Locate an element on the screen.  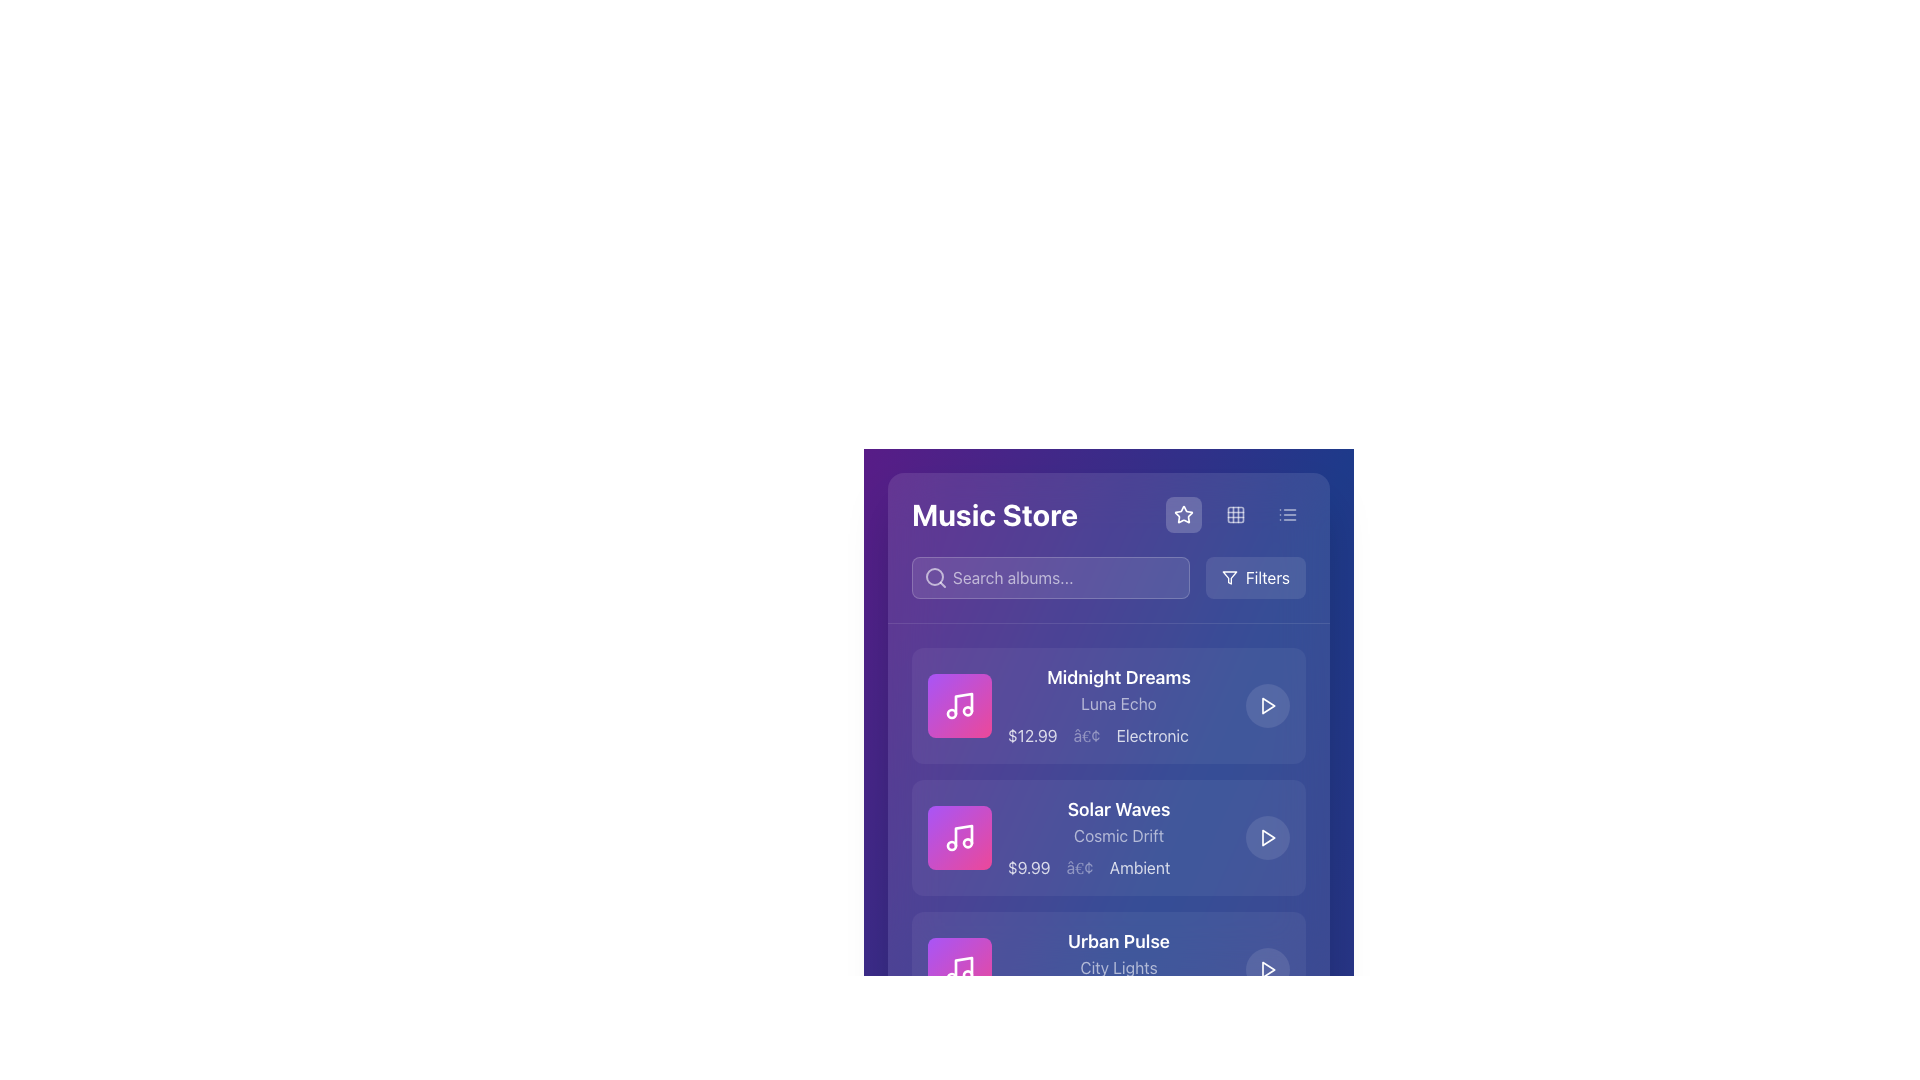
the list item displaying 'Urban Pulse' is located at coordinates (1107, 968).